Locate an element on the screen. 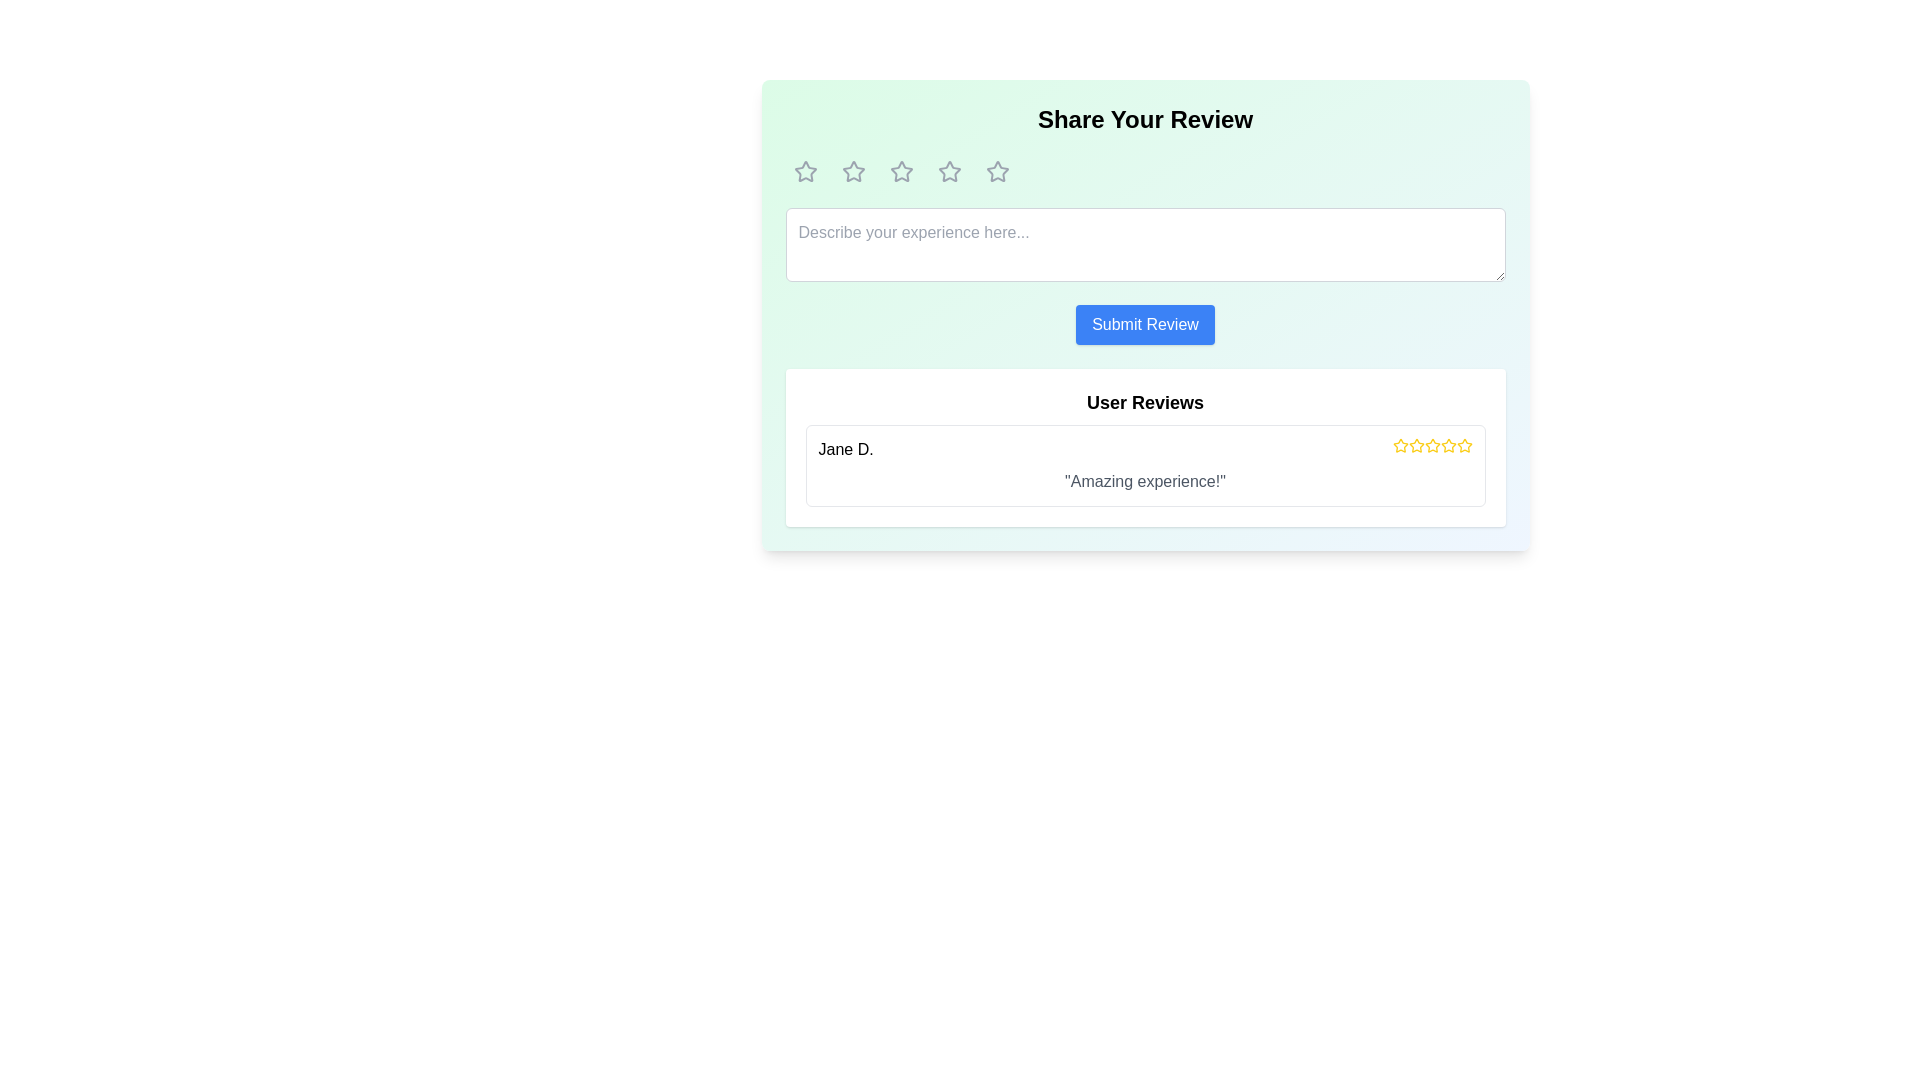 Image resolution: width=1920 pixels, height=1080 pixels. the submit button for written reviews, located centrally below the input field in the review section is located at coordinates (1145, 323).